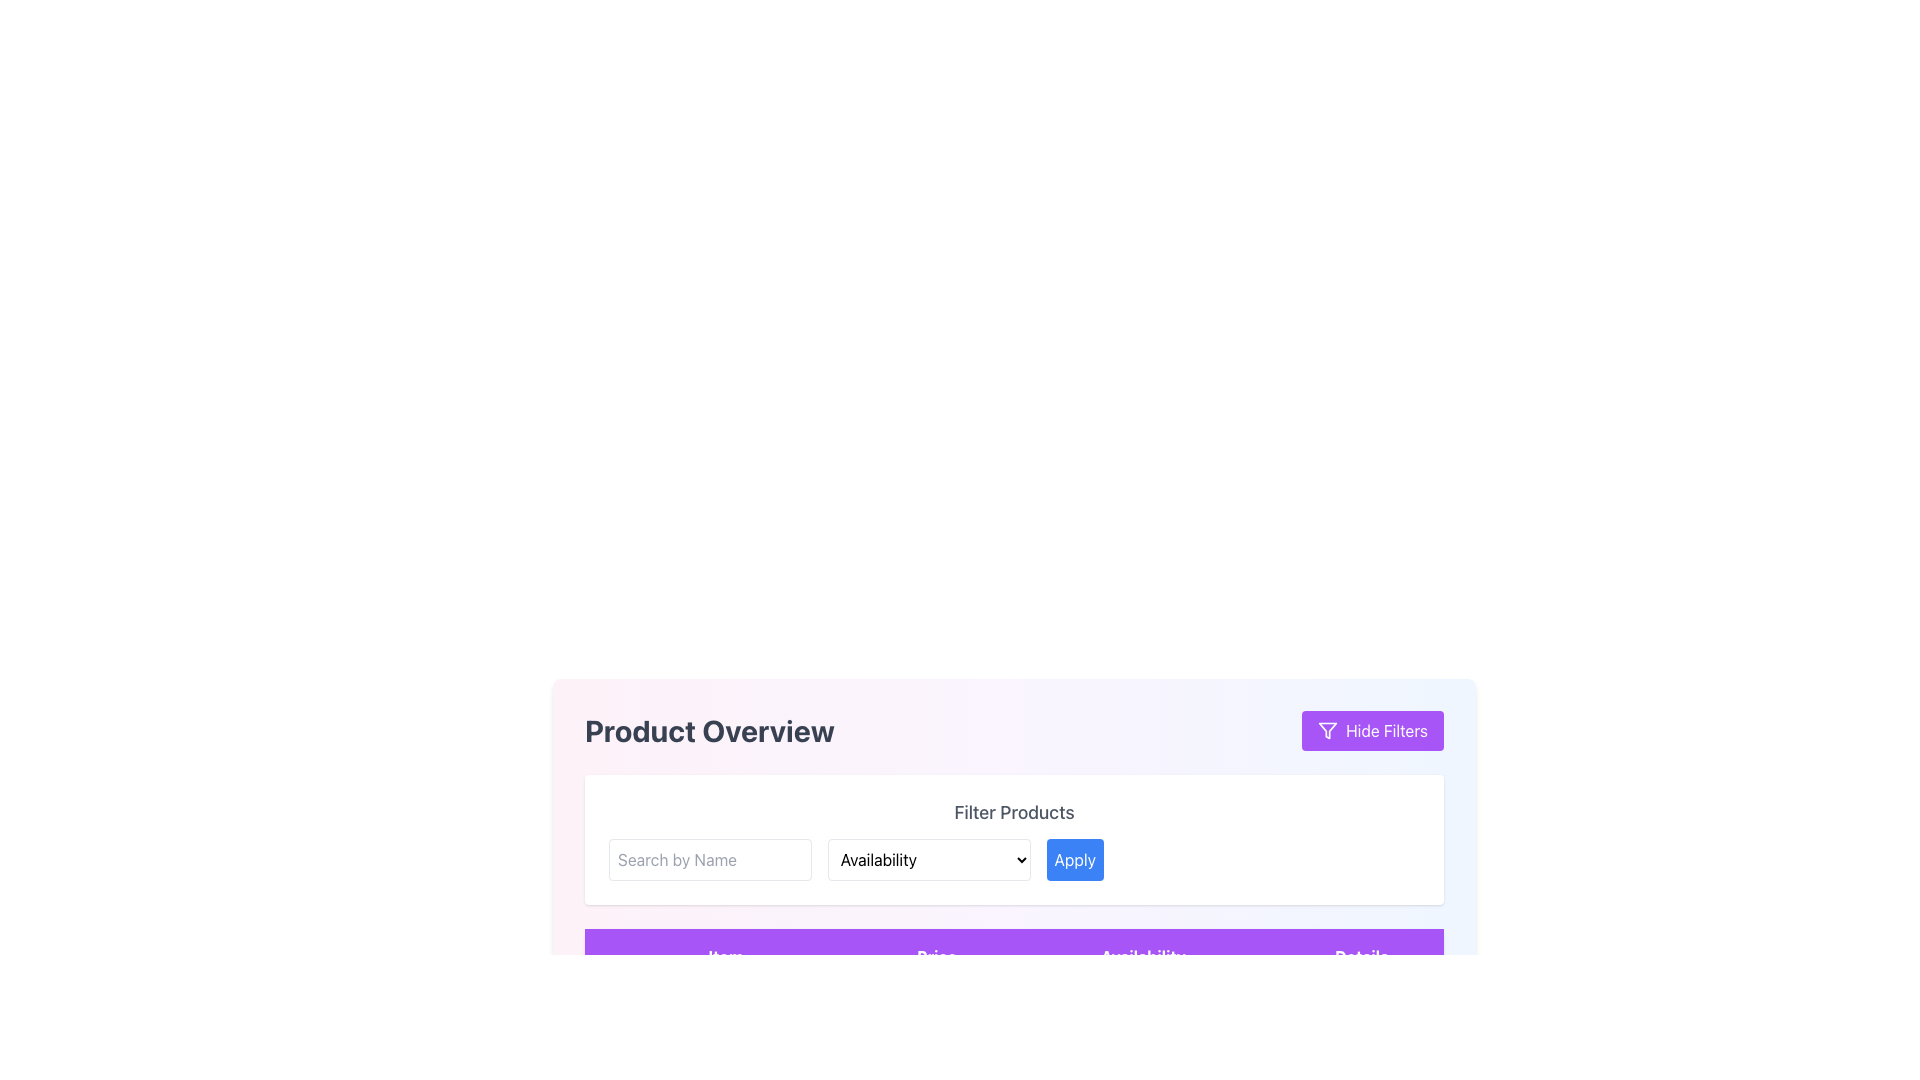  Describe the element at coordinates (1328, 731) in the screenshot. I see `the 'Hide Filters' button located at the top-right corner of the interface, which contains a small triangular filter outline icon on its left side` at that location.